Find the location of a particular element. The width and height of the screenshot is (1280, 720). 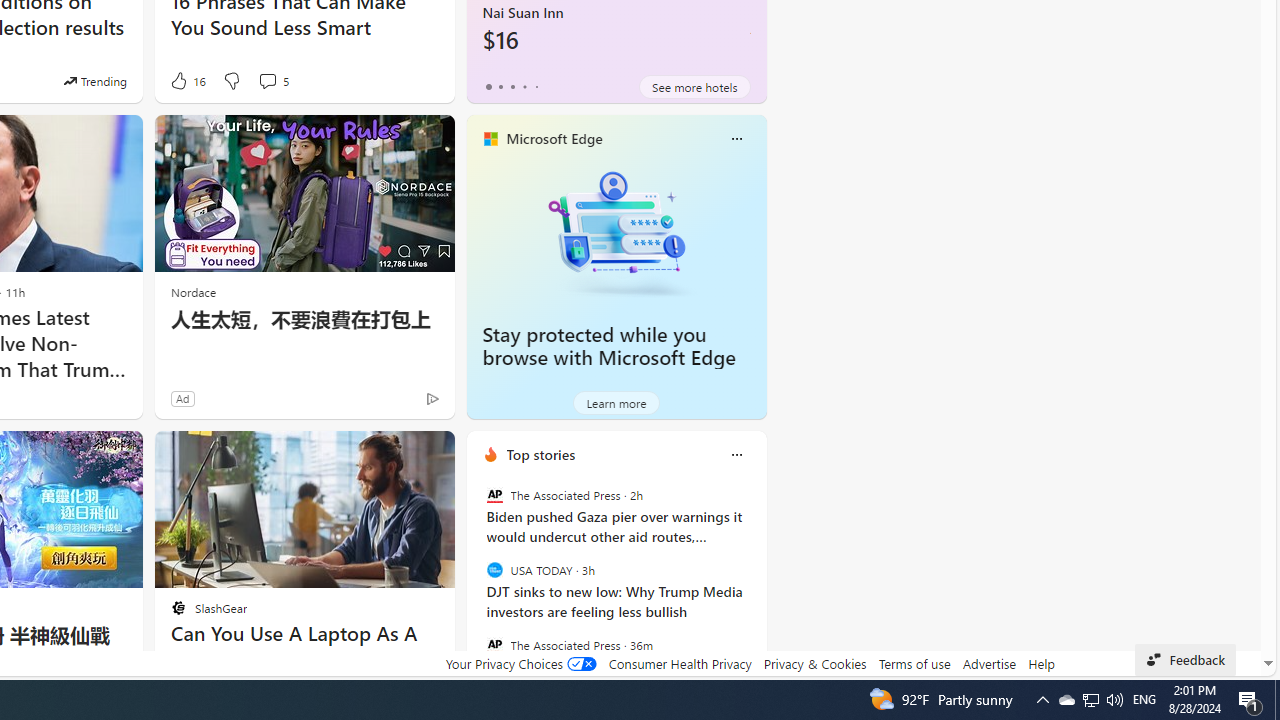

'Your Privacy Choices' is located at coordinates (520, 663).